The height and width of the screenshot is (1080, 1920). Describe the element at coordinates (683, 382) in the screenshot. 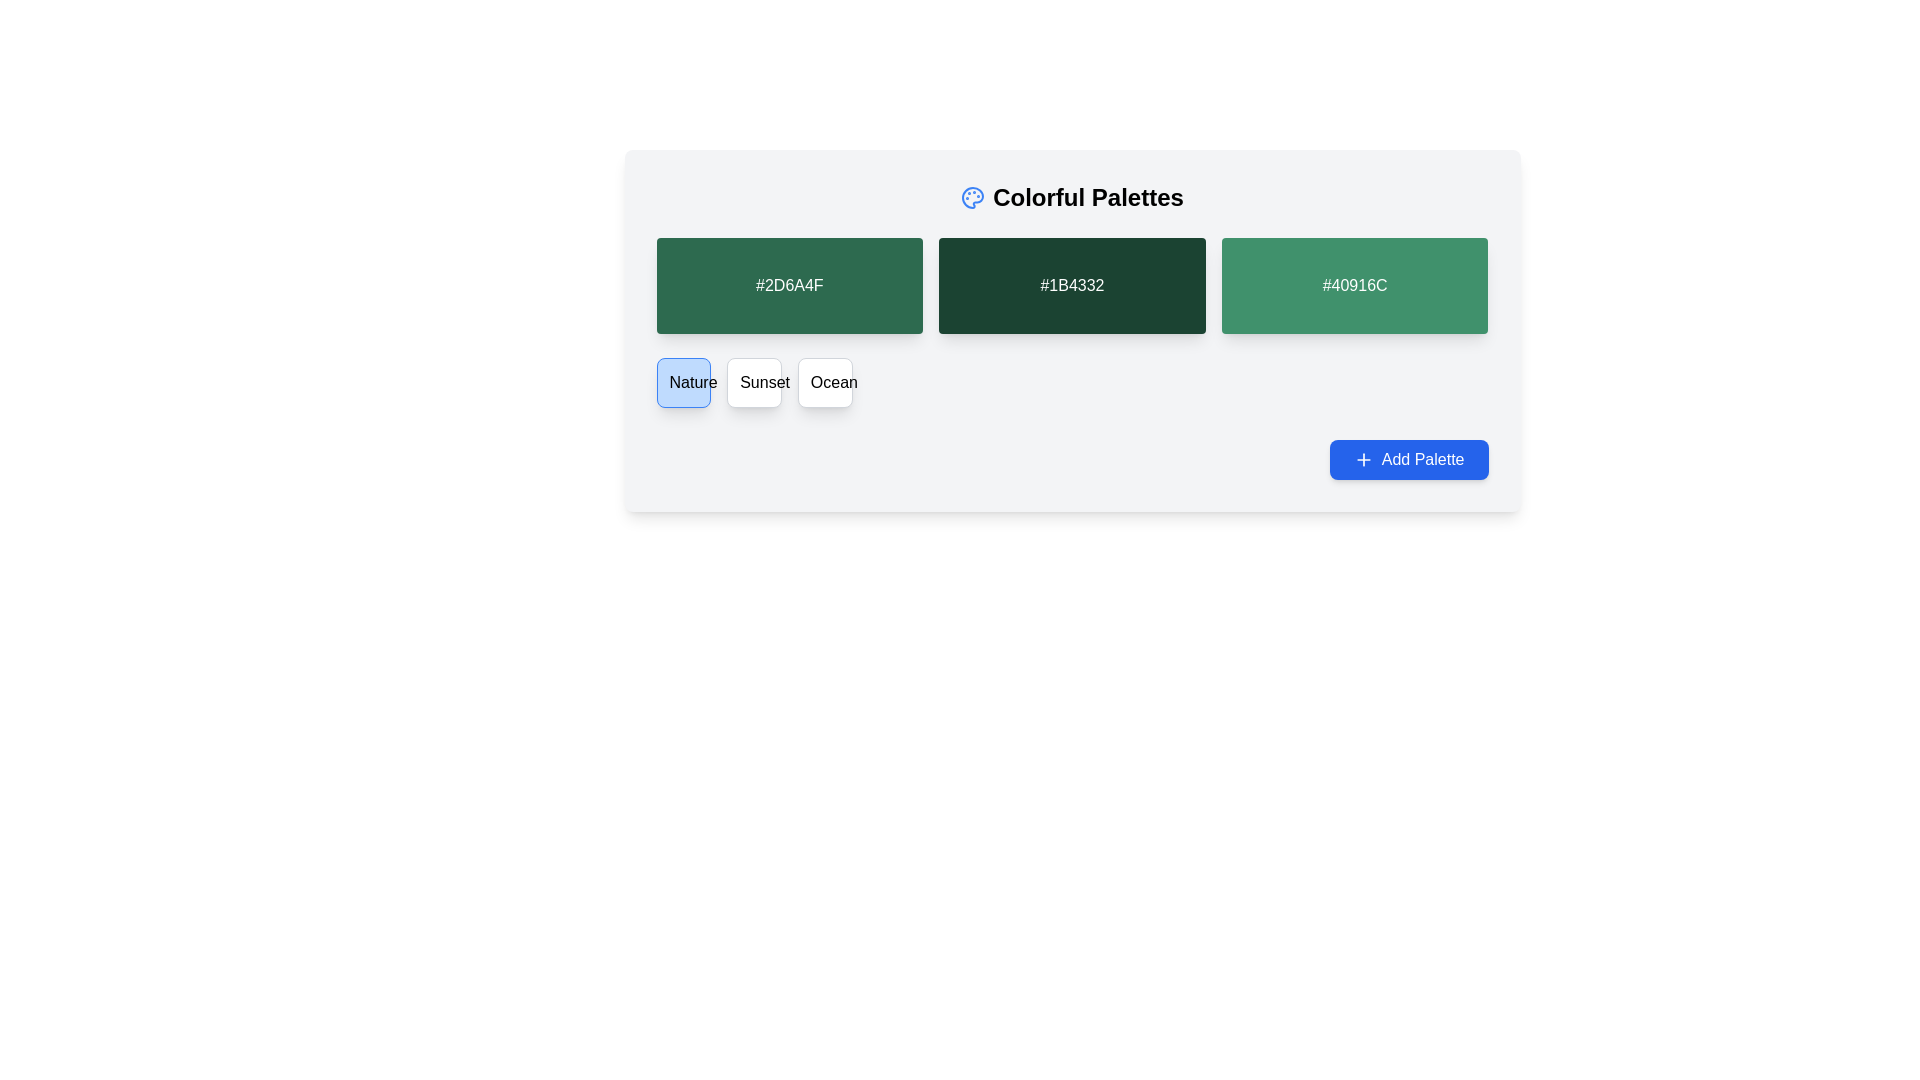

I see `the 'Nature' button, which is the leftmost button in a group of three with a gradient blue background and rounded corners` at that location.